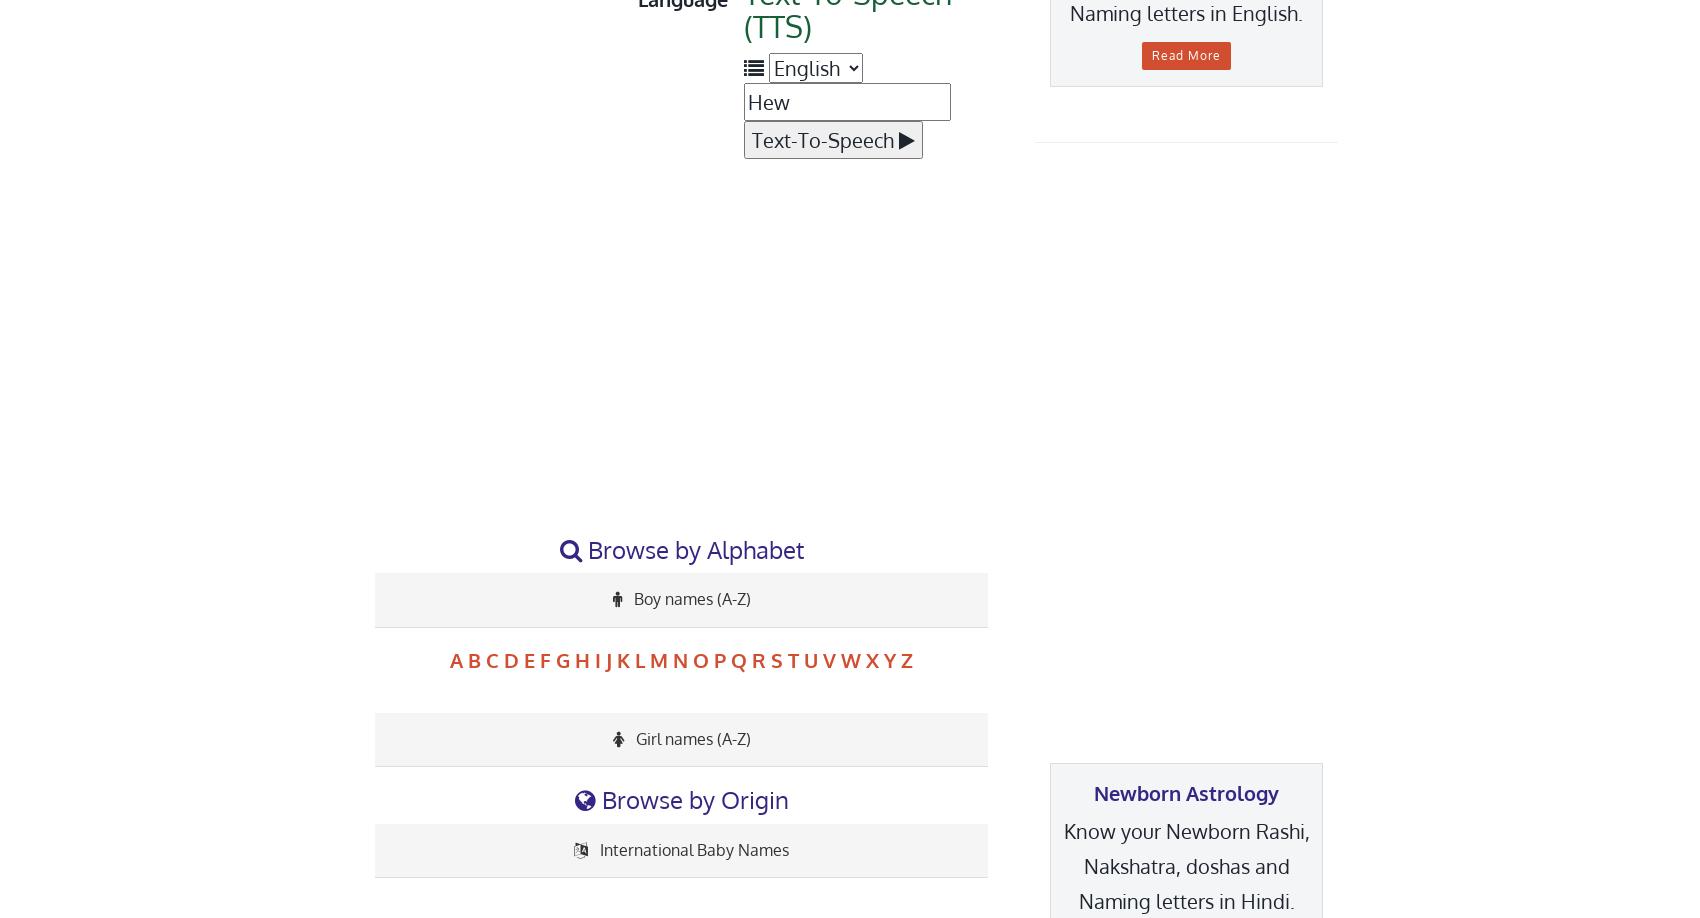  What do you see at coordinates (640, 659) in the screenshot?
I see `'L'` at bounding box center [640, 659].